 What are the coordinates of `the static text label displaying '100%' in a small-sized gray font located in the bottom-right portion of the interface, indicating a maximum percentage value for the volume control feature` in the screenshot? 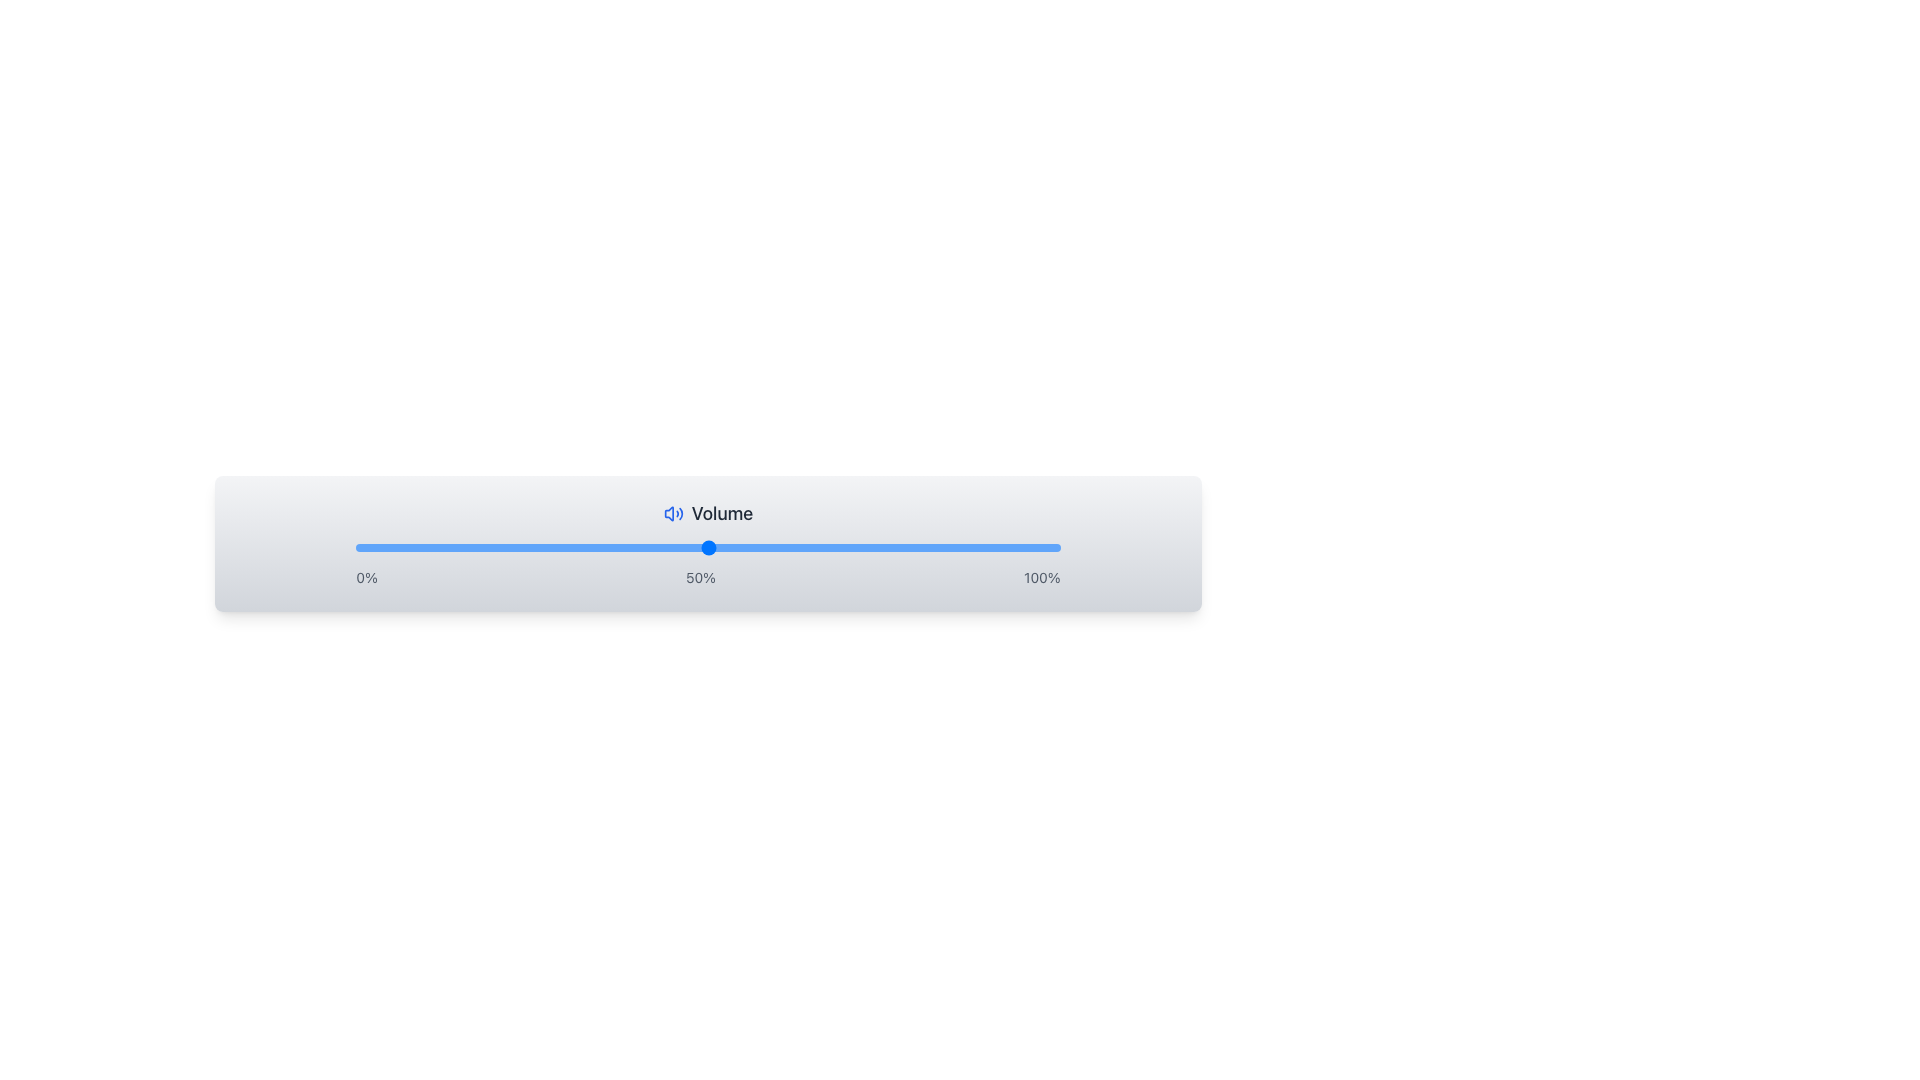 It's located at (1041, 578).